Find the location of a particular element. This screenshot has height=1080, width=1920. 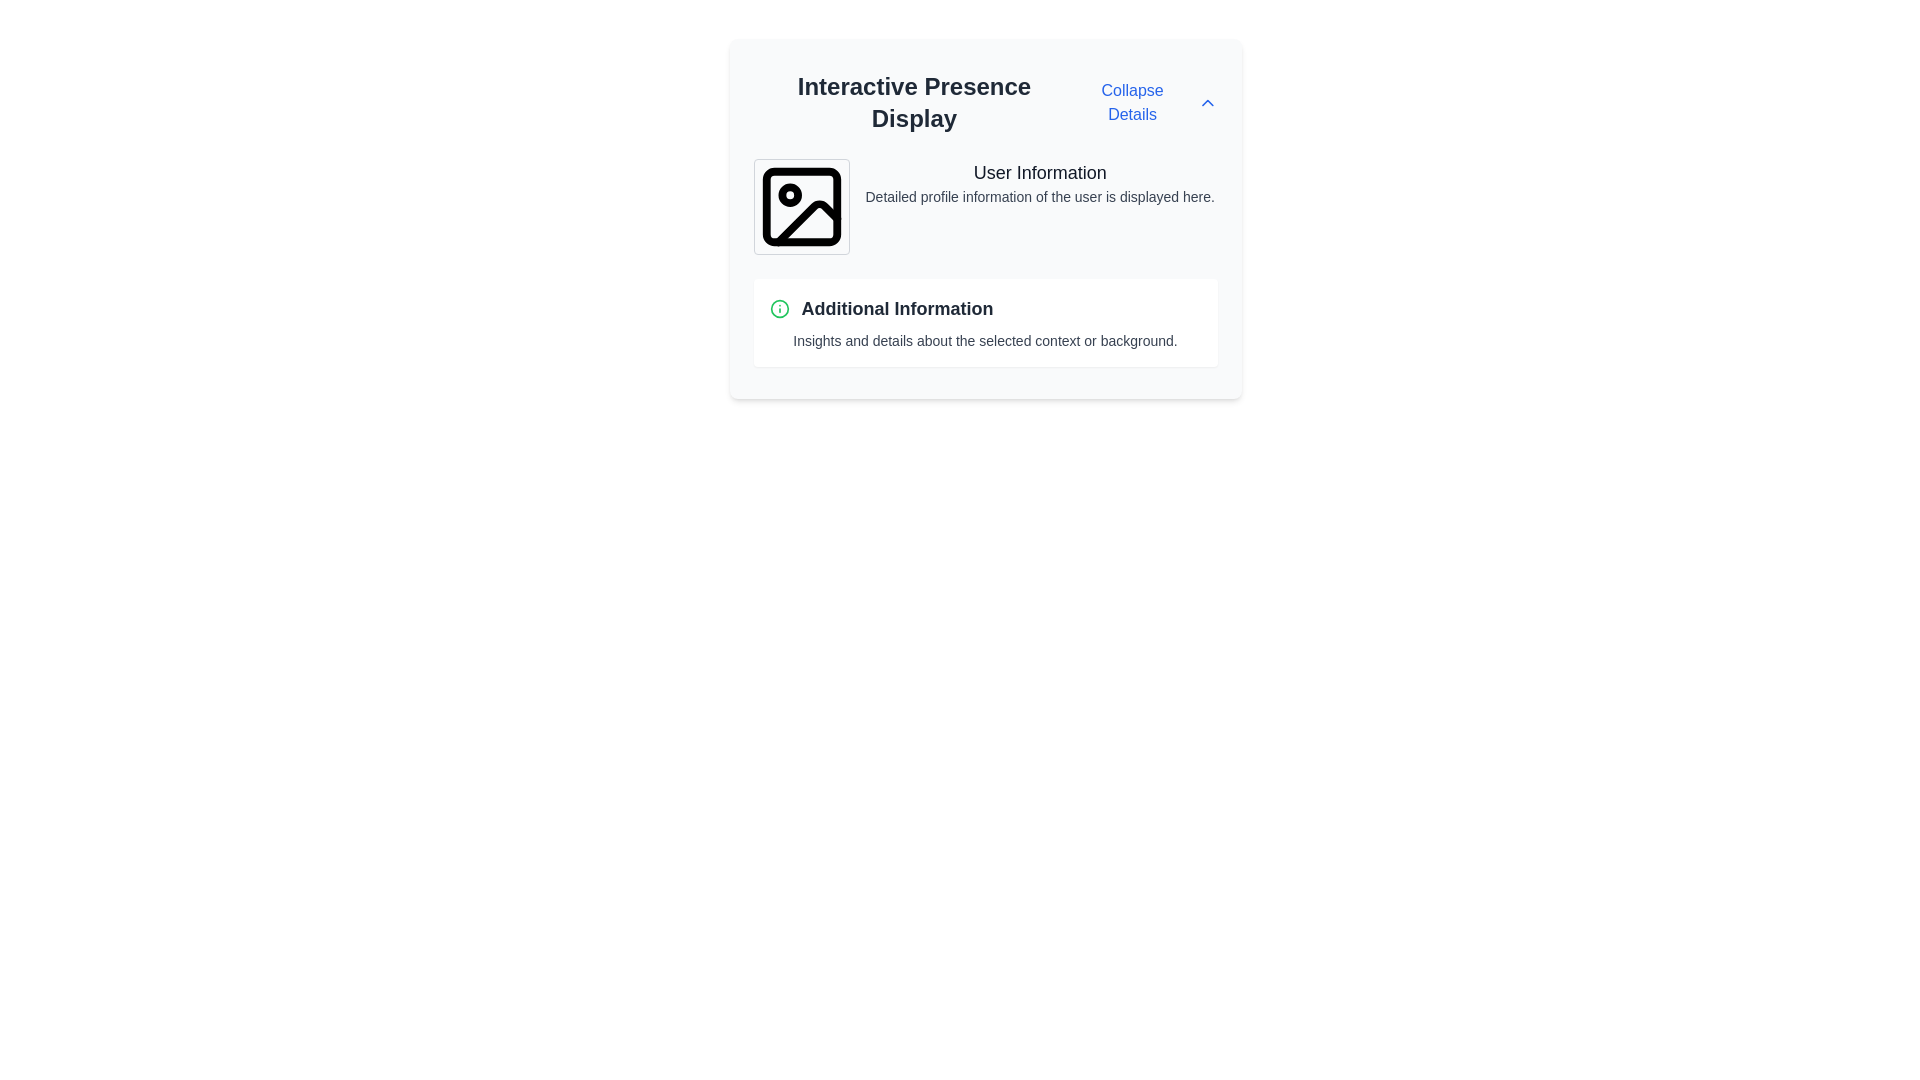

the static text element providing additional context about the user profile section, located below the 'User Information' title in the 'Interactive Presence Display' panel is located at coordinates (1040, 196).